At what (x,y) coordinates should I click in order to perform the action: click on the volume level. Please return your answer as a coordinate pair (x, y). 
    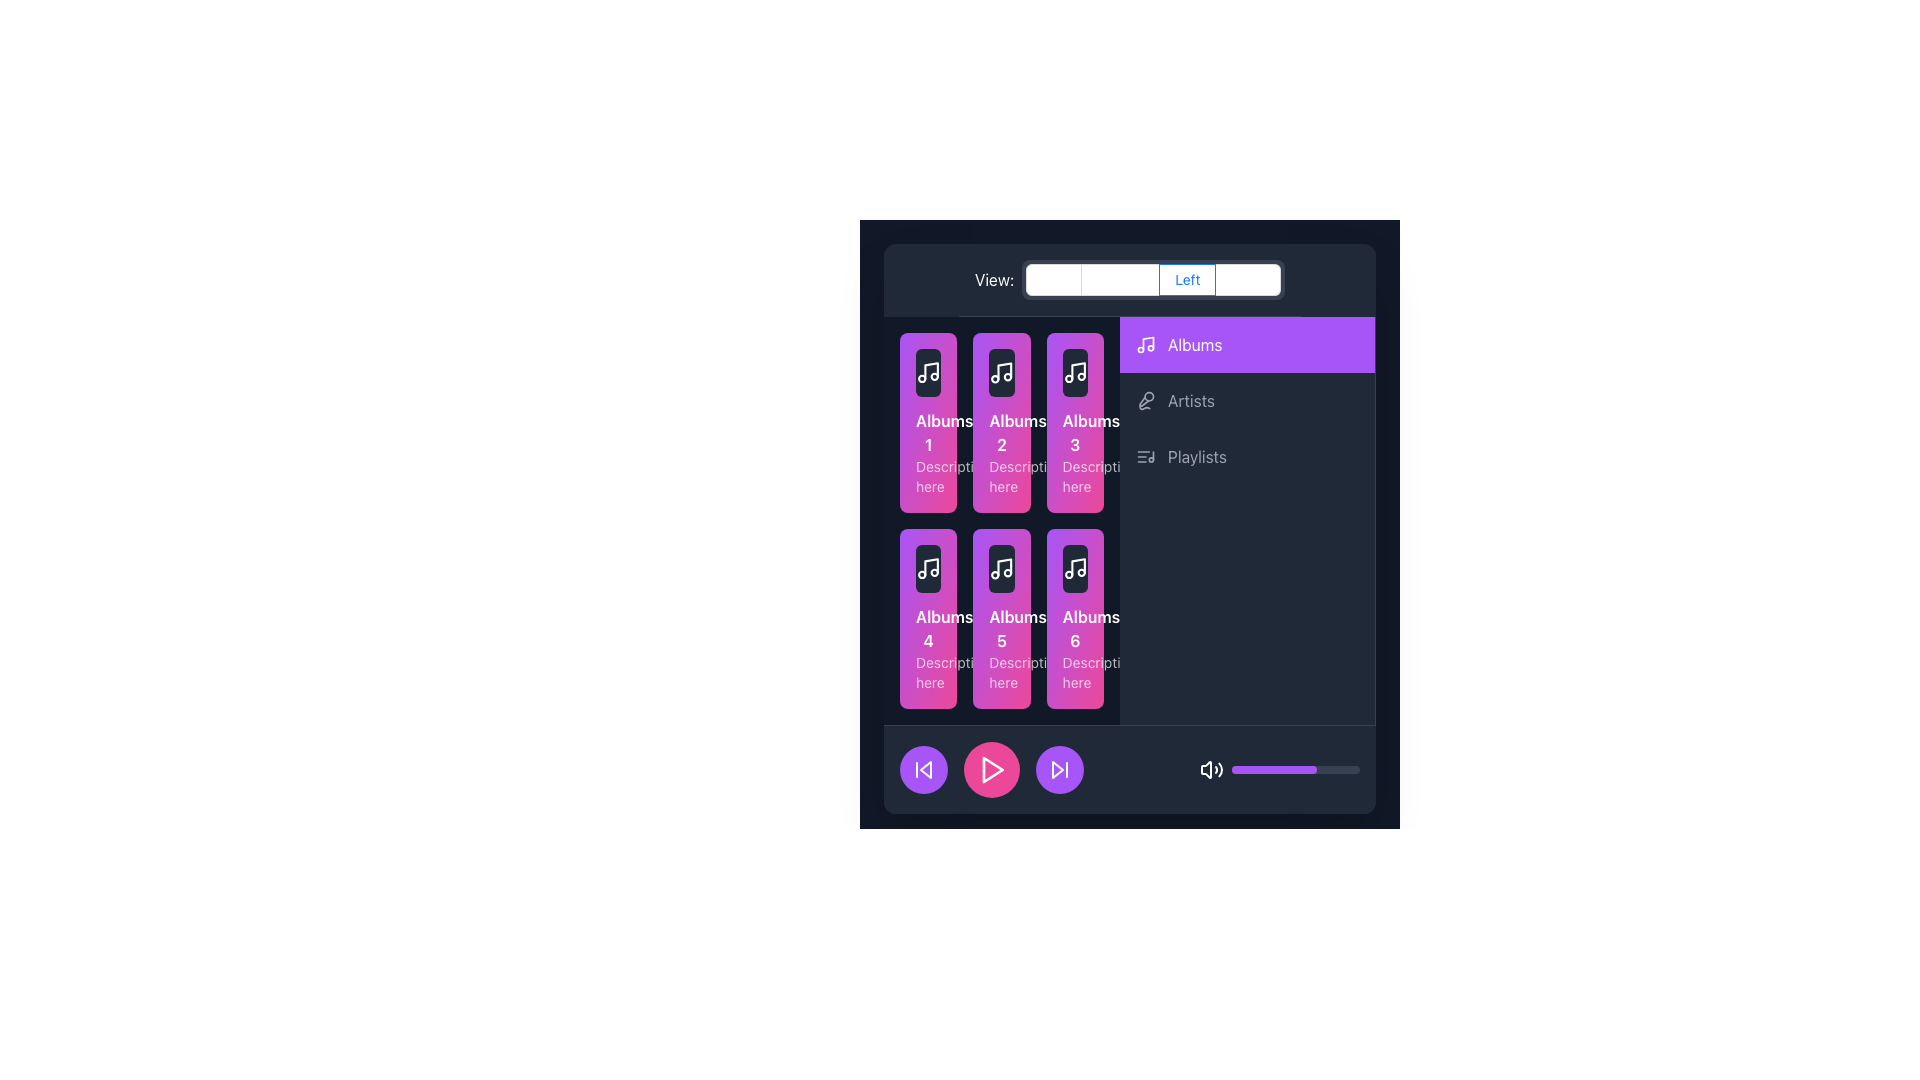
    Looking at the image, I should click on (1354, 769).